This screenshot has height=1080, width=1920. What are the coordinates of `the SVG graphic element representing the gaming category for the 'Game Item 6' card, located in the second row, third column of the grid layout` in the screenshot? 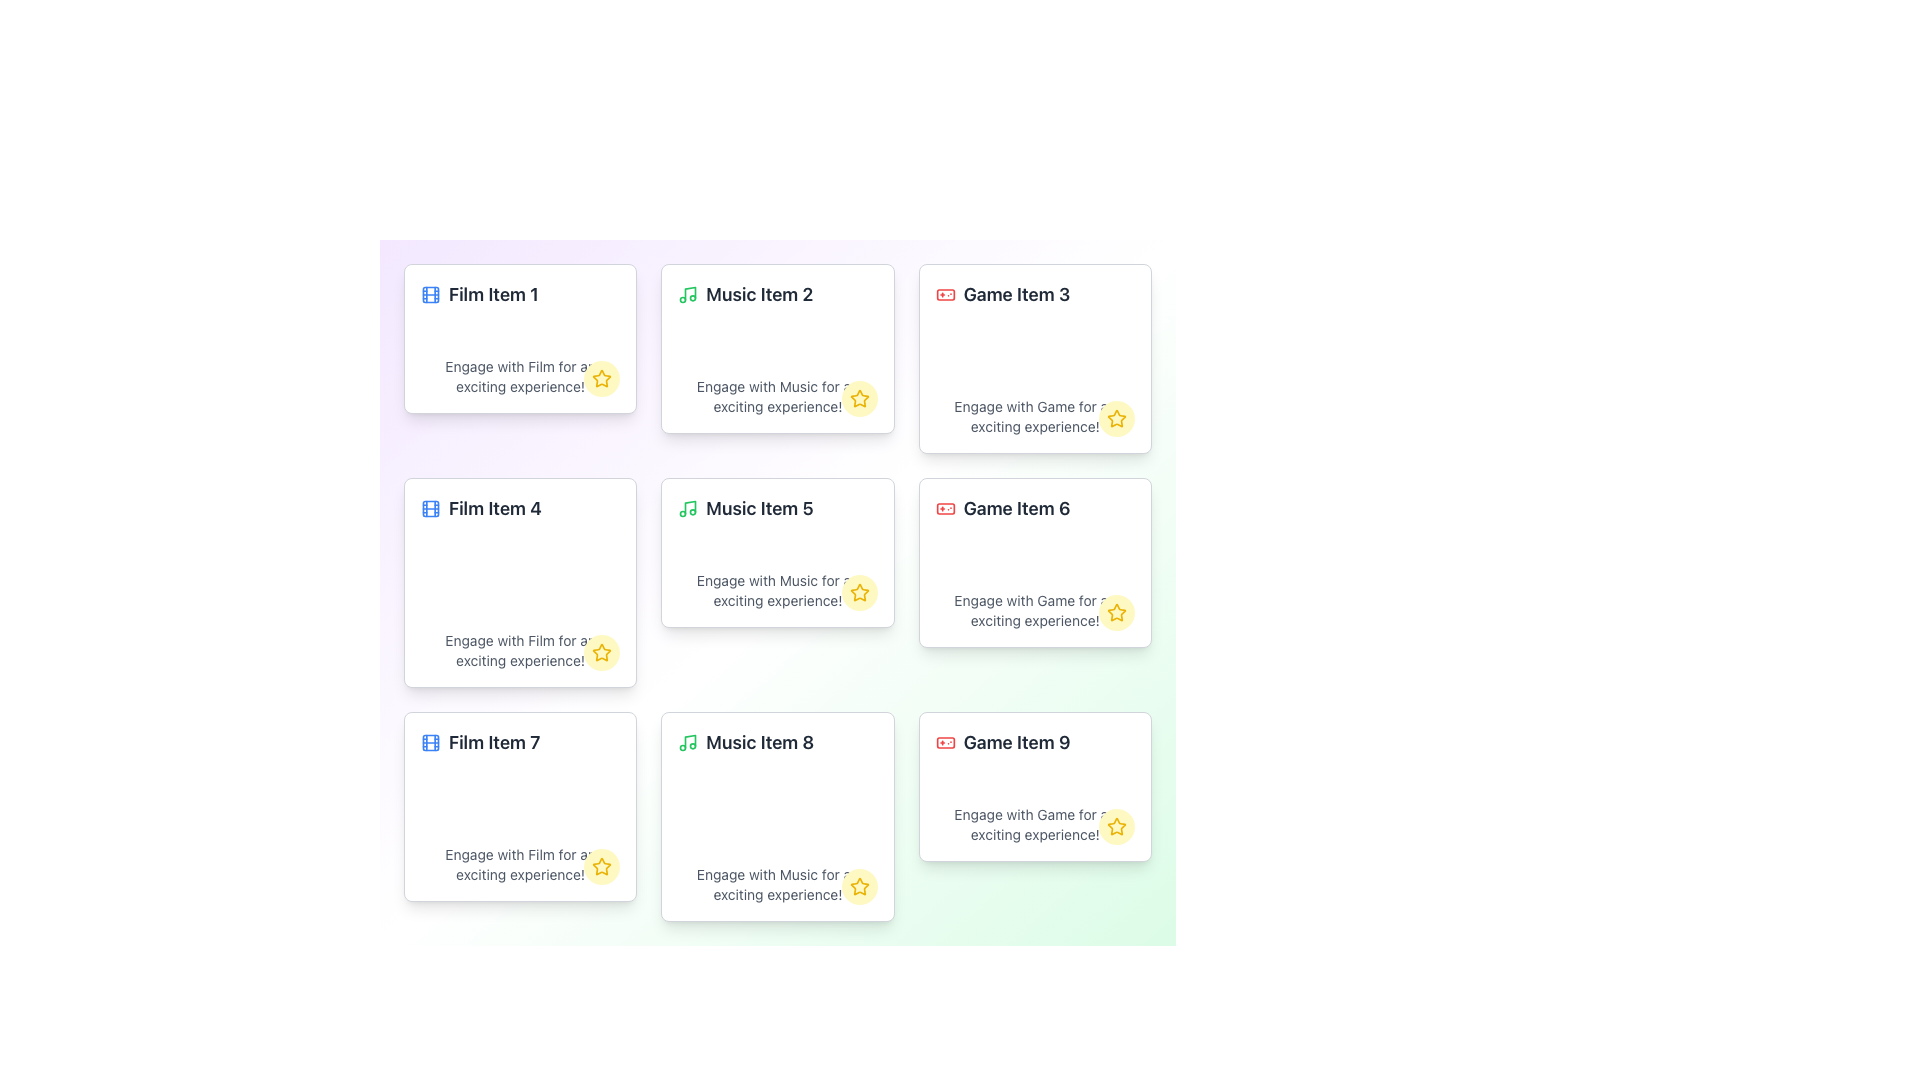 It's located at (944, 508).